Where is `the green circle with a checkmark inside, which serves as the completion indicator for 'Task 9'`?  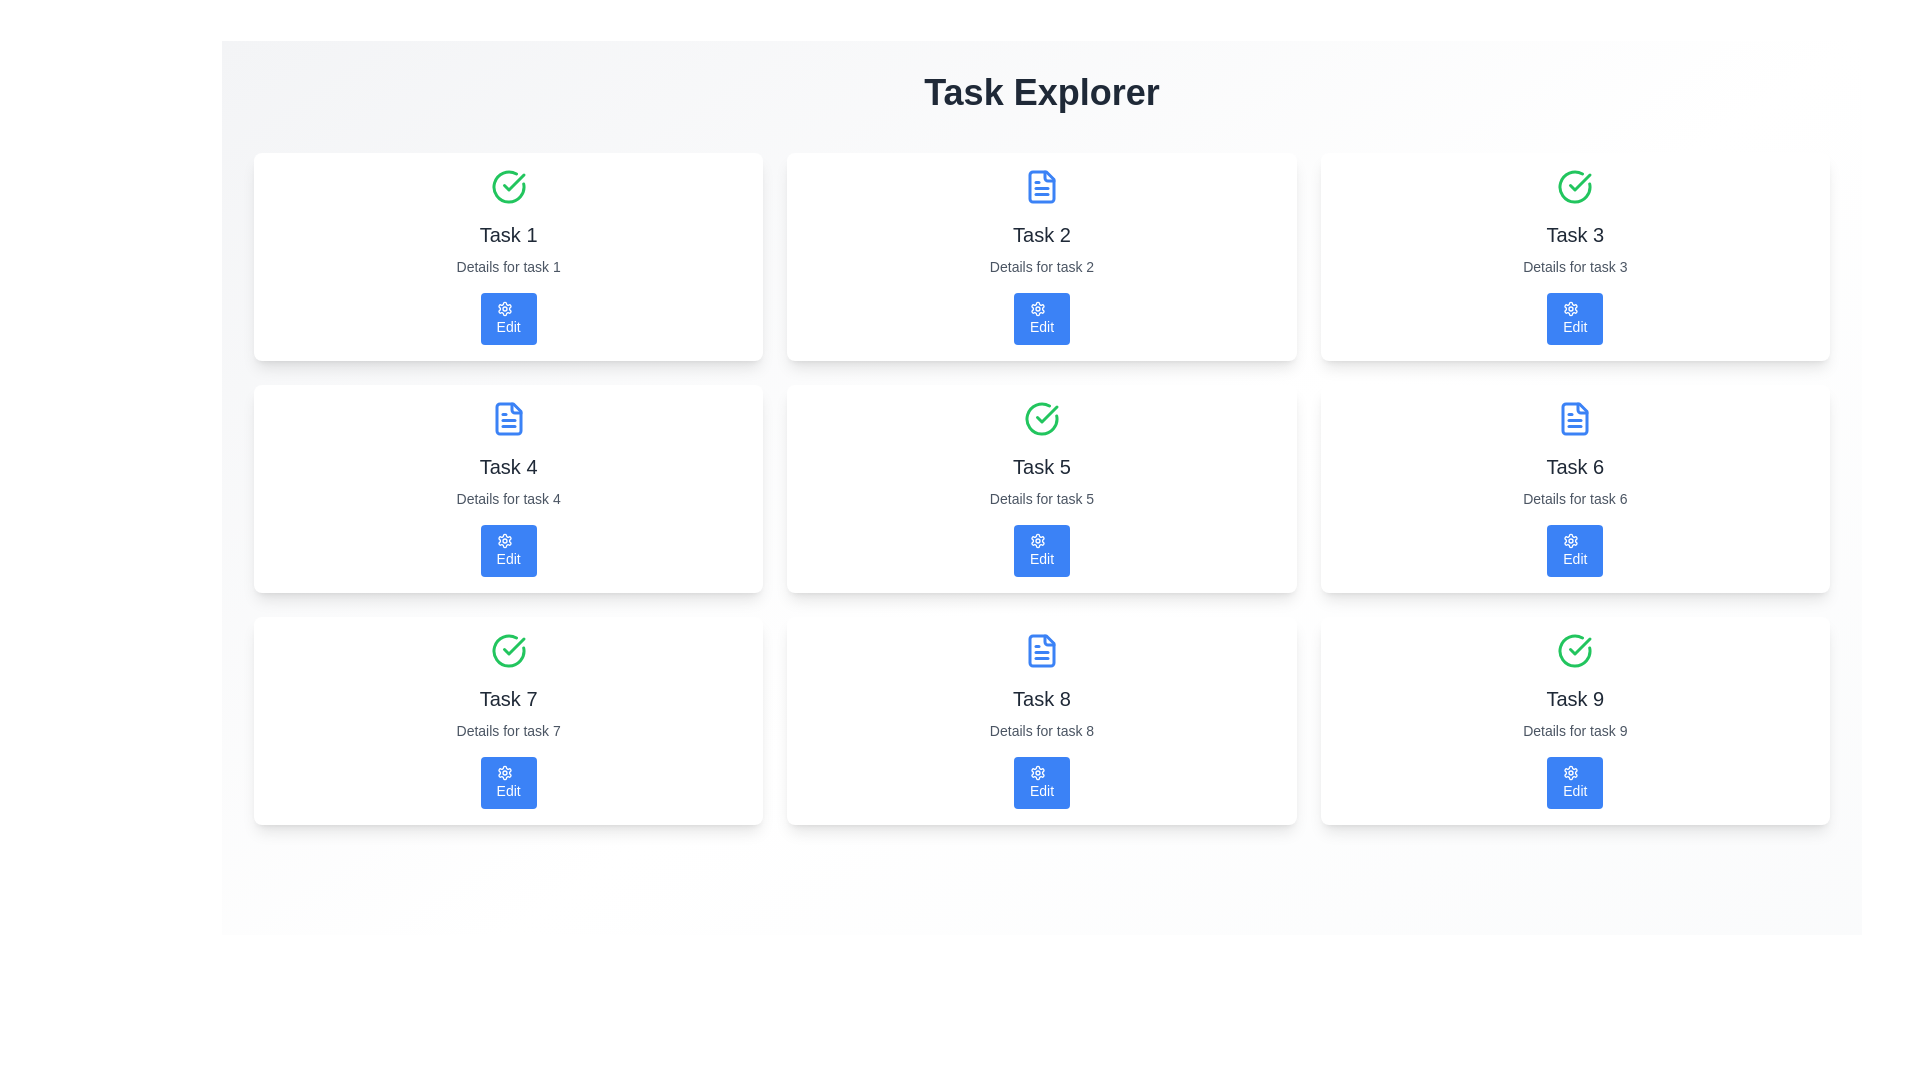
the green circle with a checkmark inside, which serves as the completion indicator for 'Task 9' is located at coordinates (1574, 651).